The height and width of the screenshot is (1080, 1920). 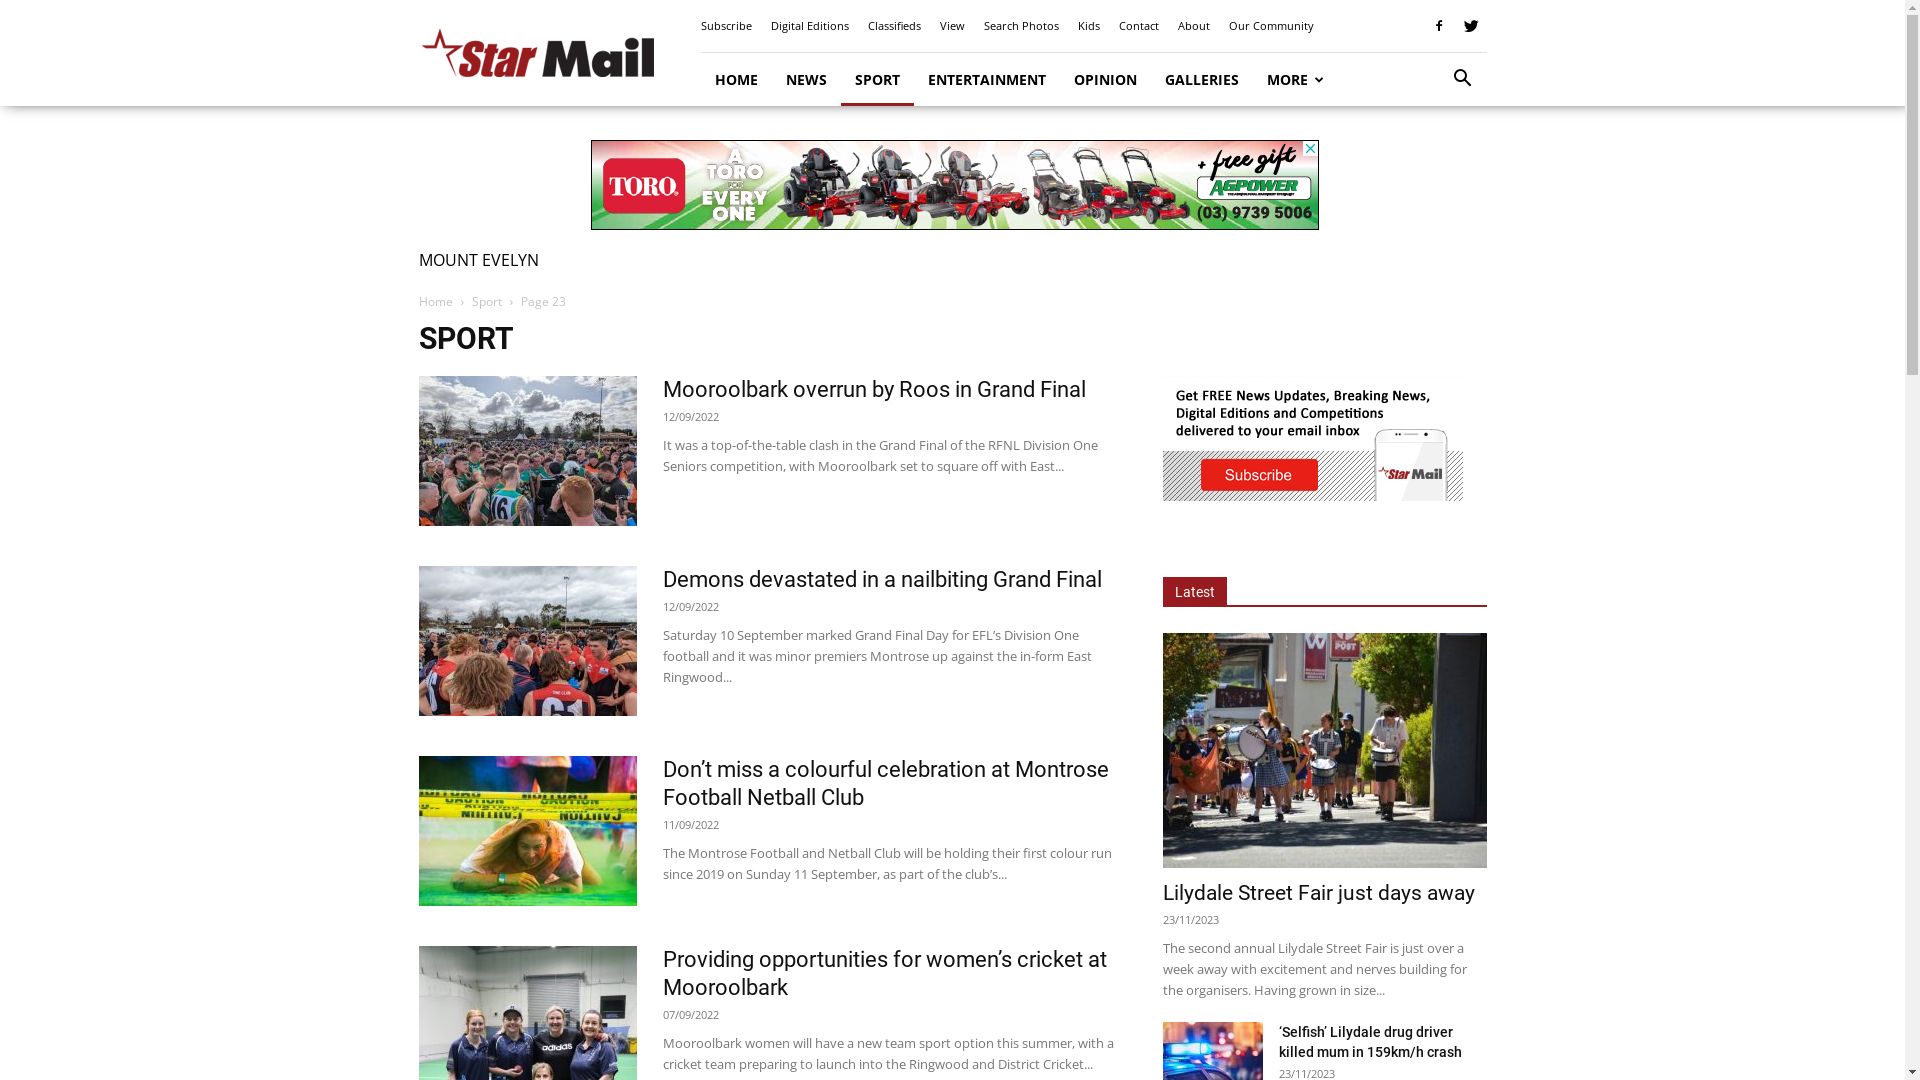 What do you see at coordinates (987, 78) in the screenshot?
I see `'ENTERTAINMENT'` at bounding box center [987, 78].